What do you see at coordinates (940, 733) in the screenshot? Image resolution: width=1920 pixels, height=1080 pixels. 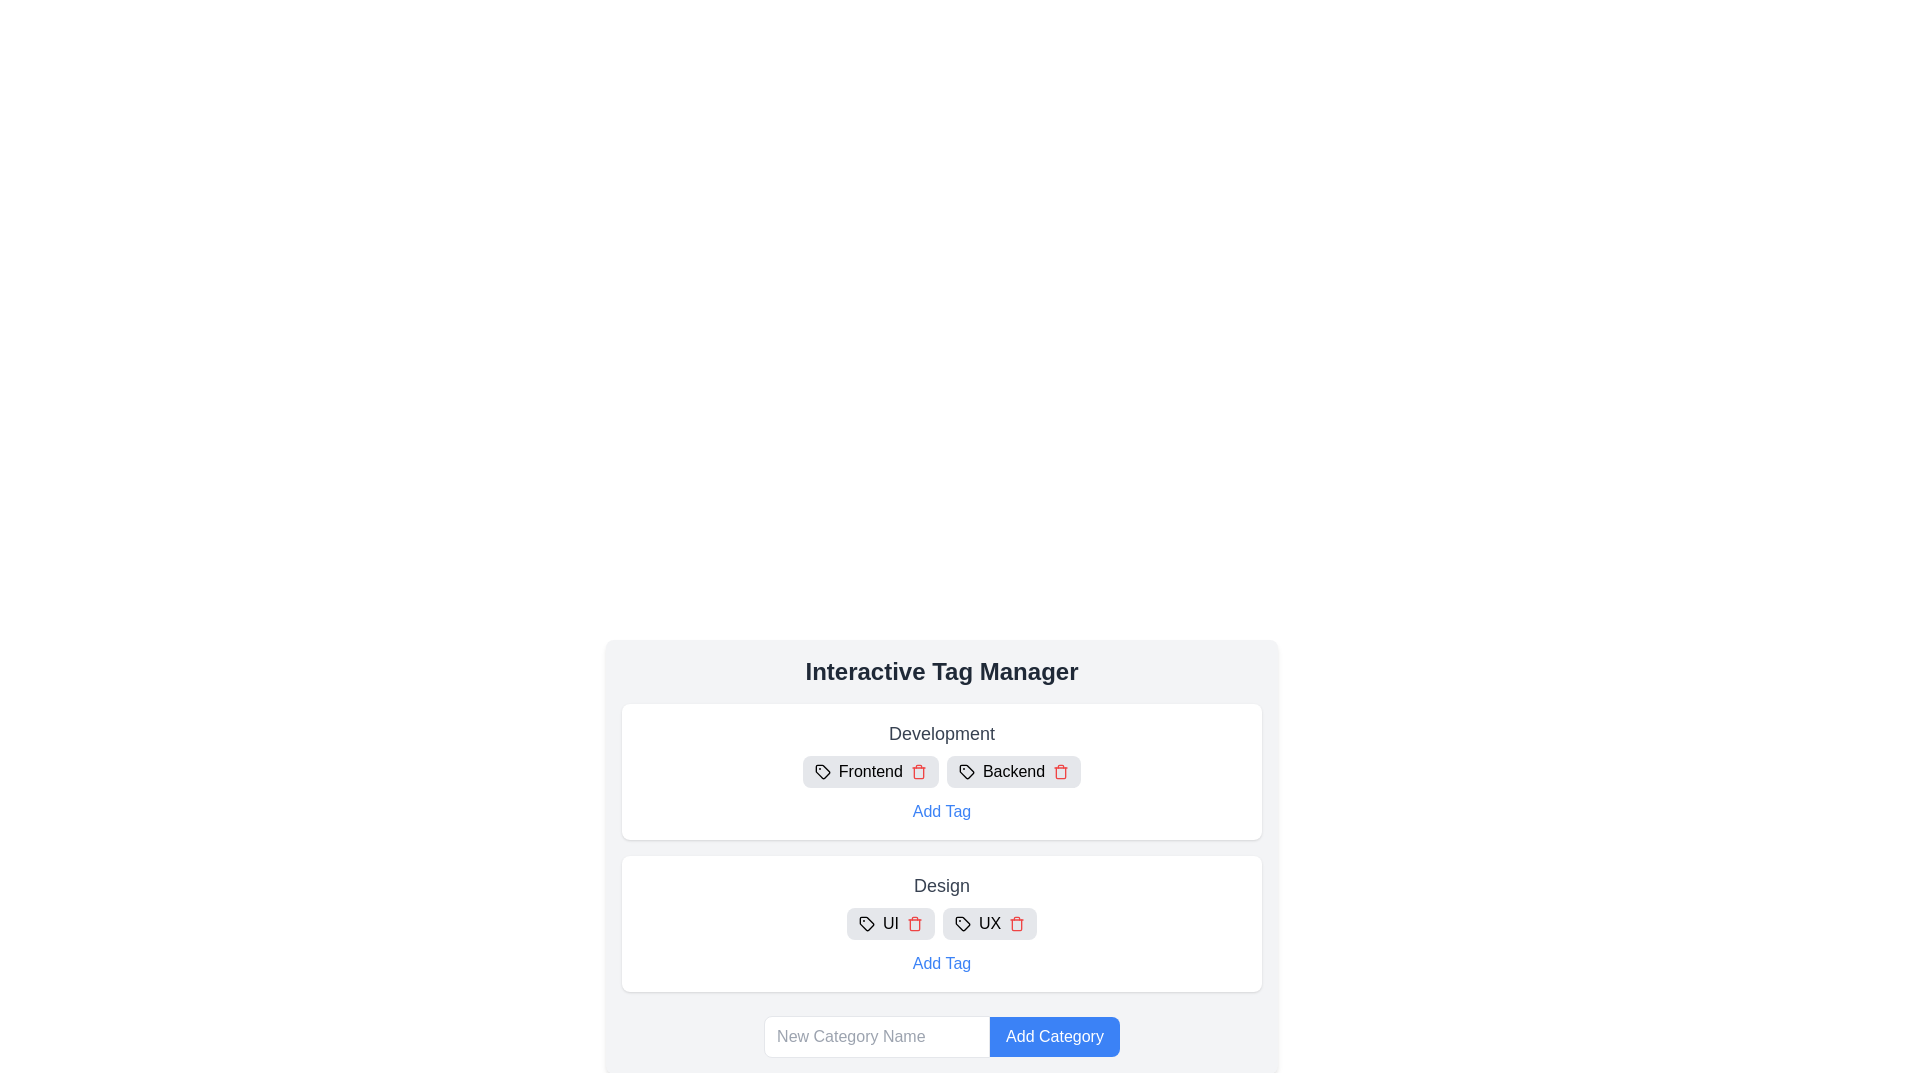 I see `the 'Development' text label, which categorizes the content within the associated card and is positioned above the 'Frontend' and 'Backend' tag buttons` at bounding box center [940, 733].